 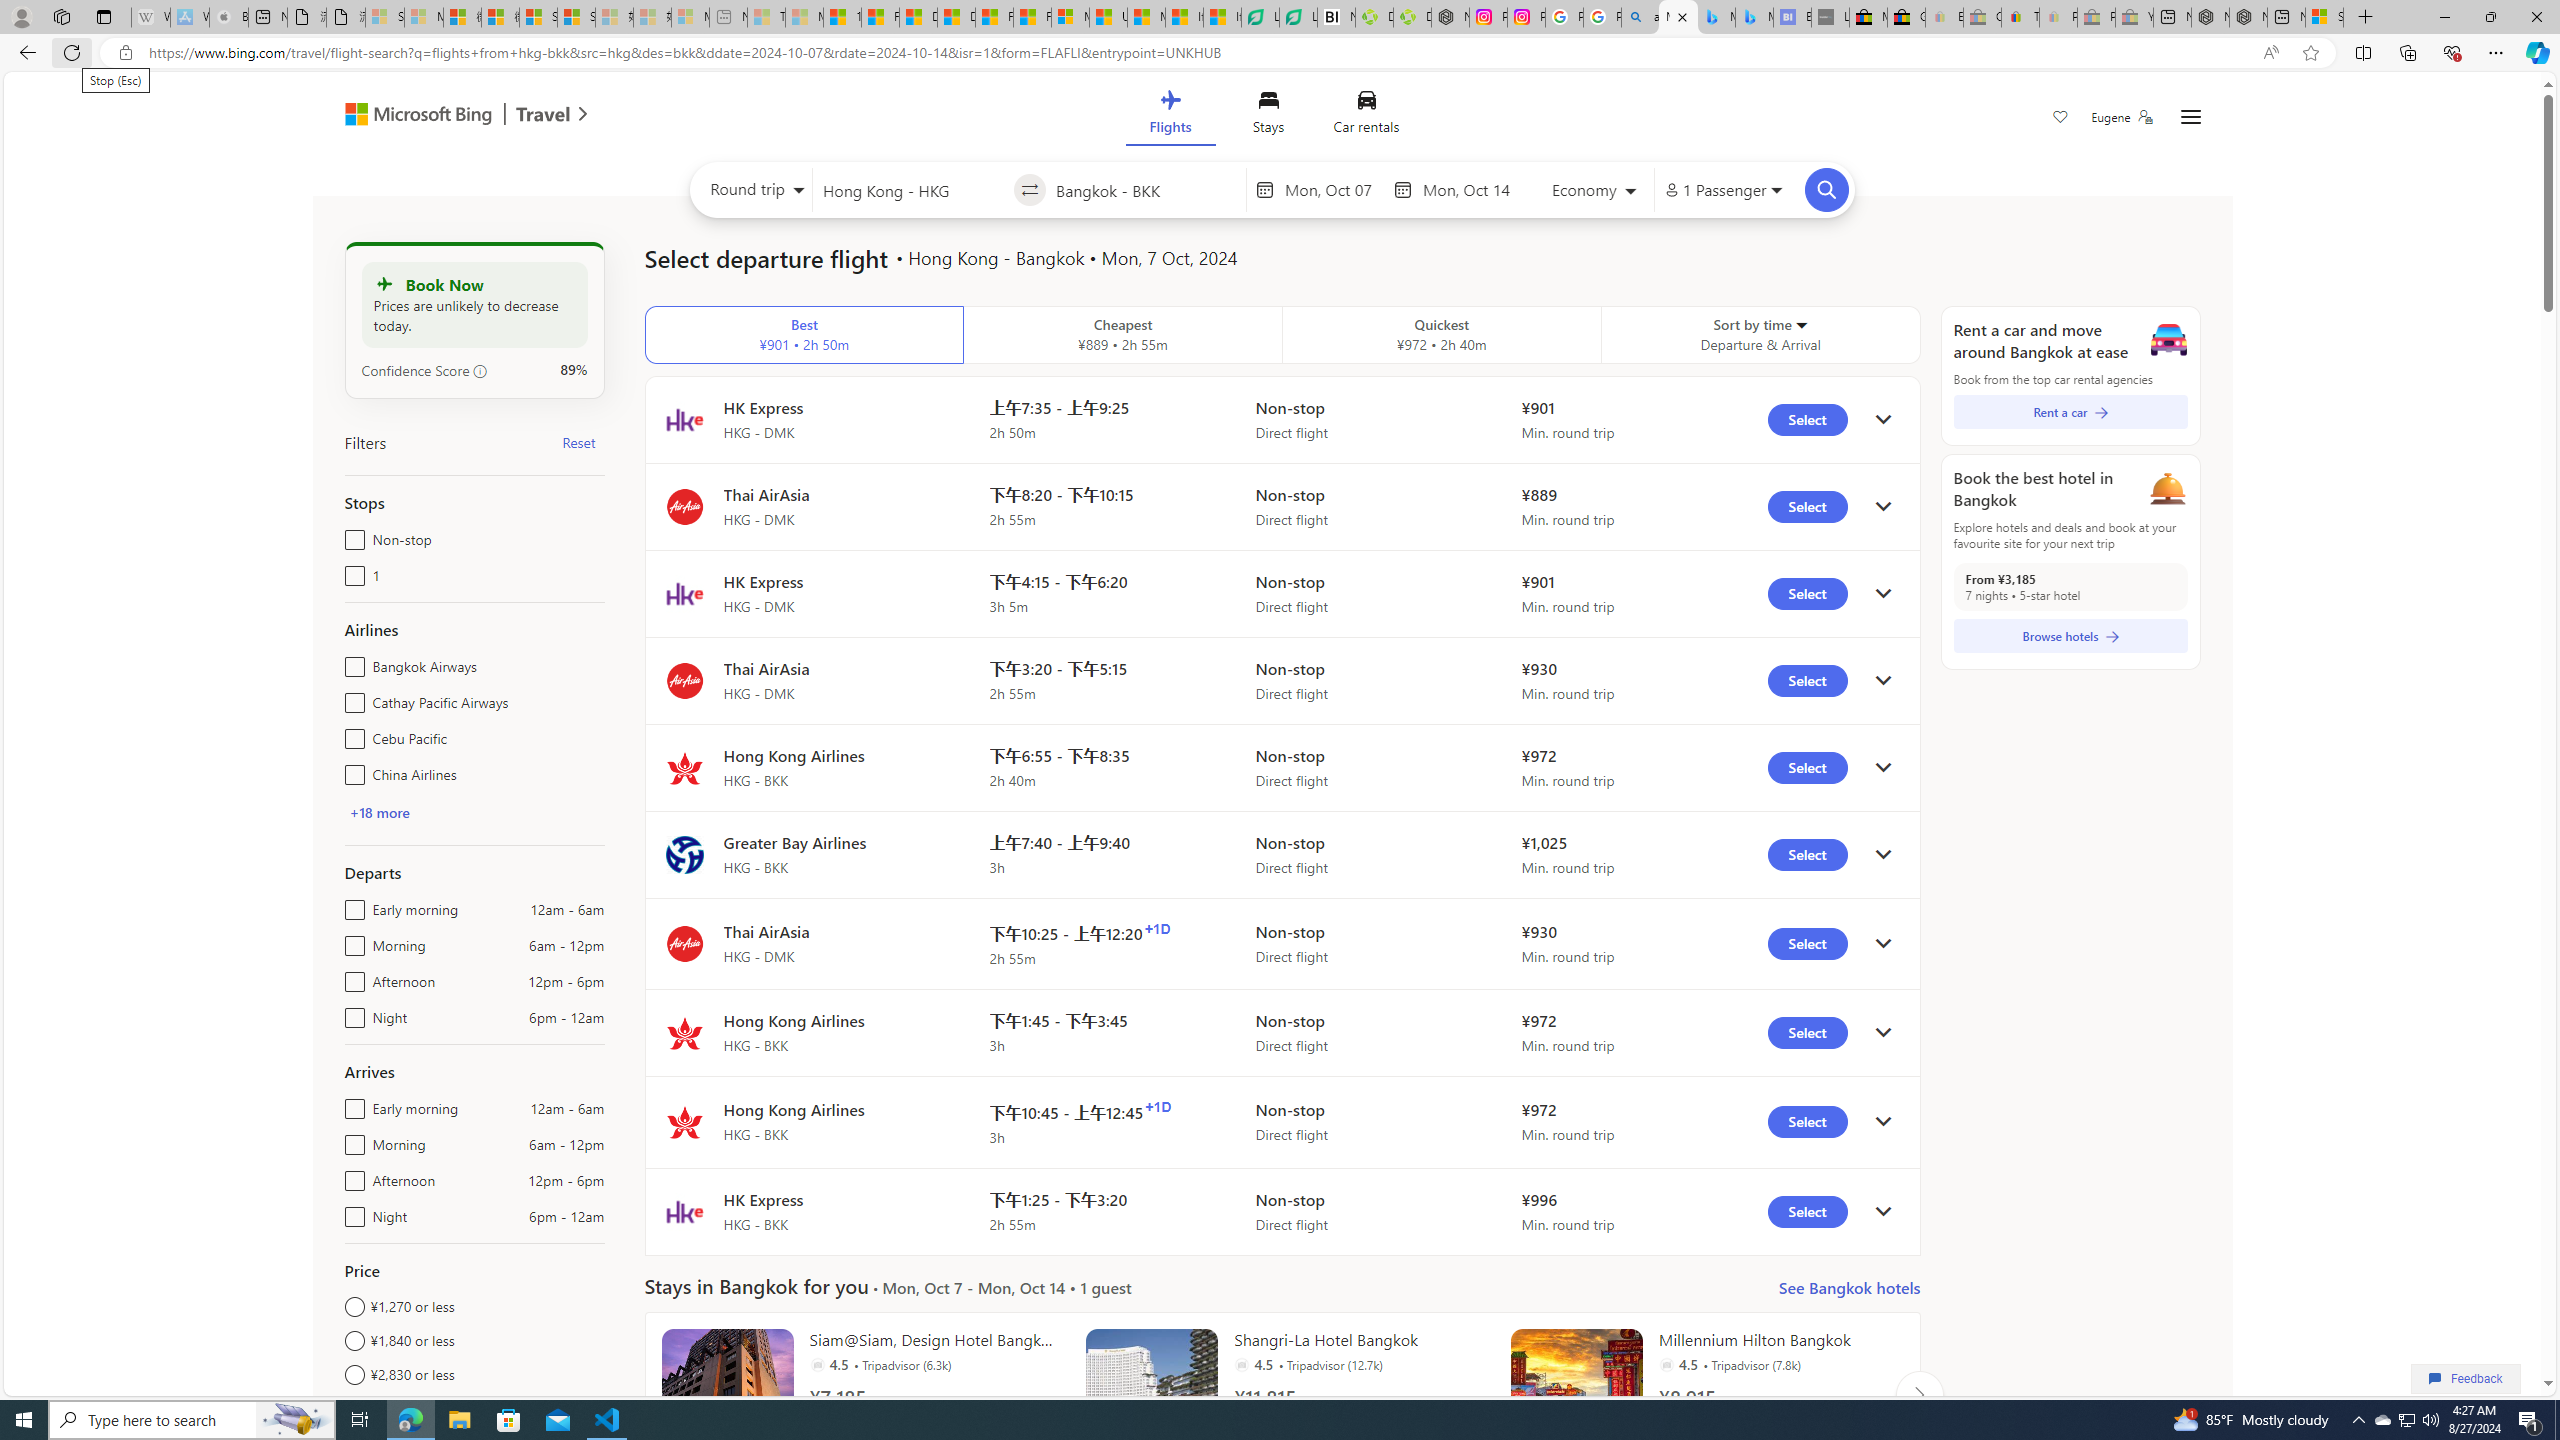 What do you see at coordinates (2059, 118) in the screenshot?
I see `'Save'` at bounding box center [2059, 118].